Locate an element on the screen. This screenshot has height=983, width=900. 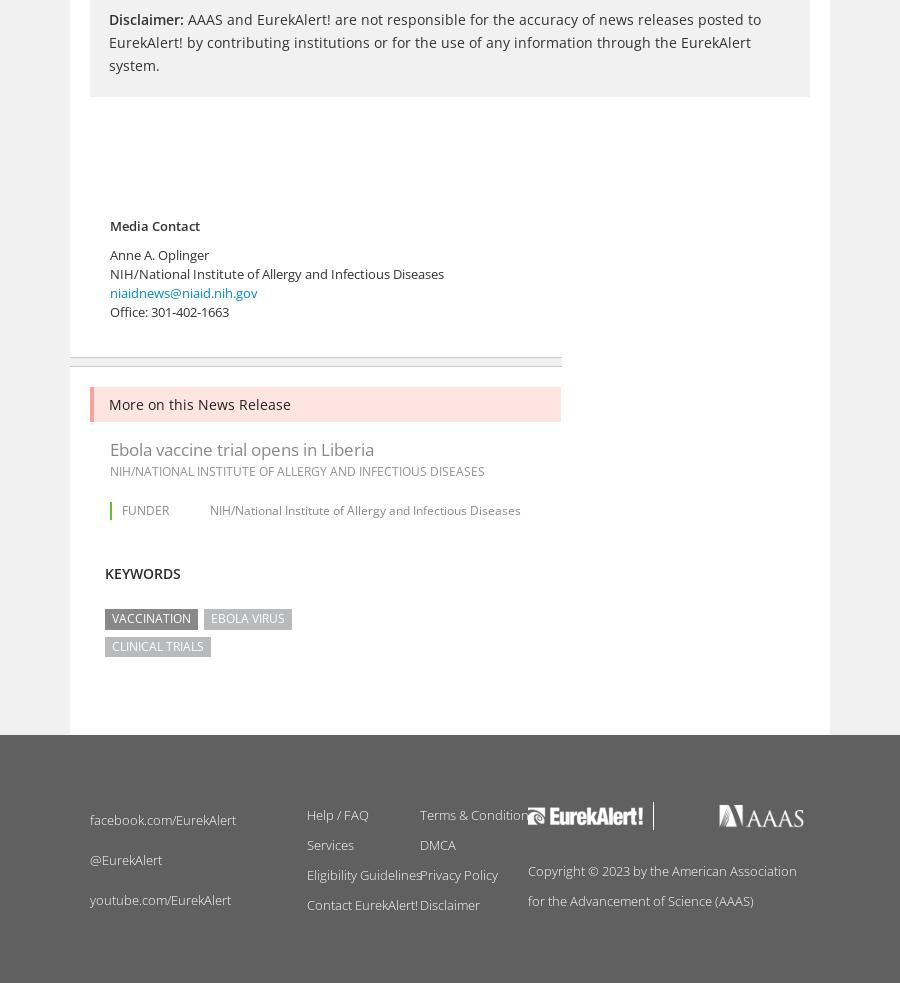
'Office: 301-402-1663' is located at coordinates (169, 312).